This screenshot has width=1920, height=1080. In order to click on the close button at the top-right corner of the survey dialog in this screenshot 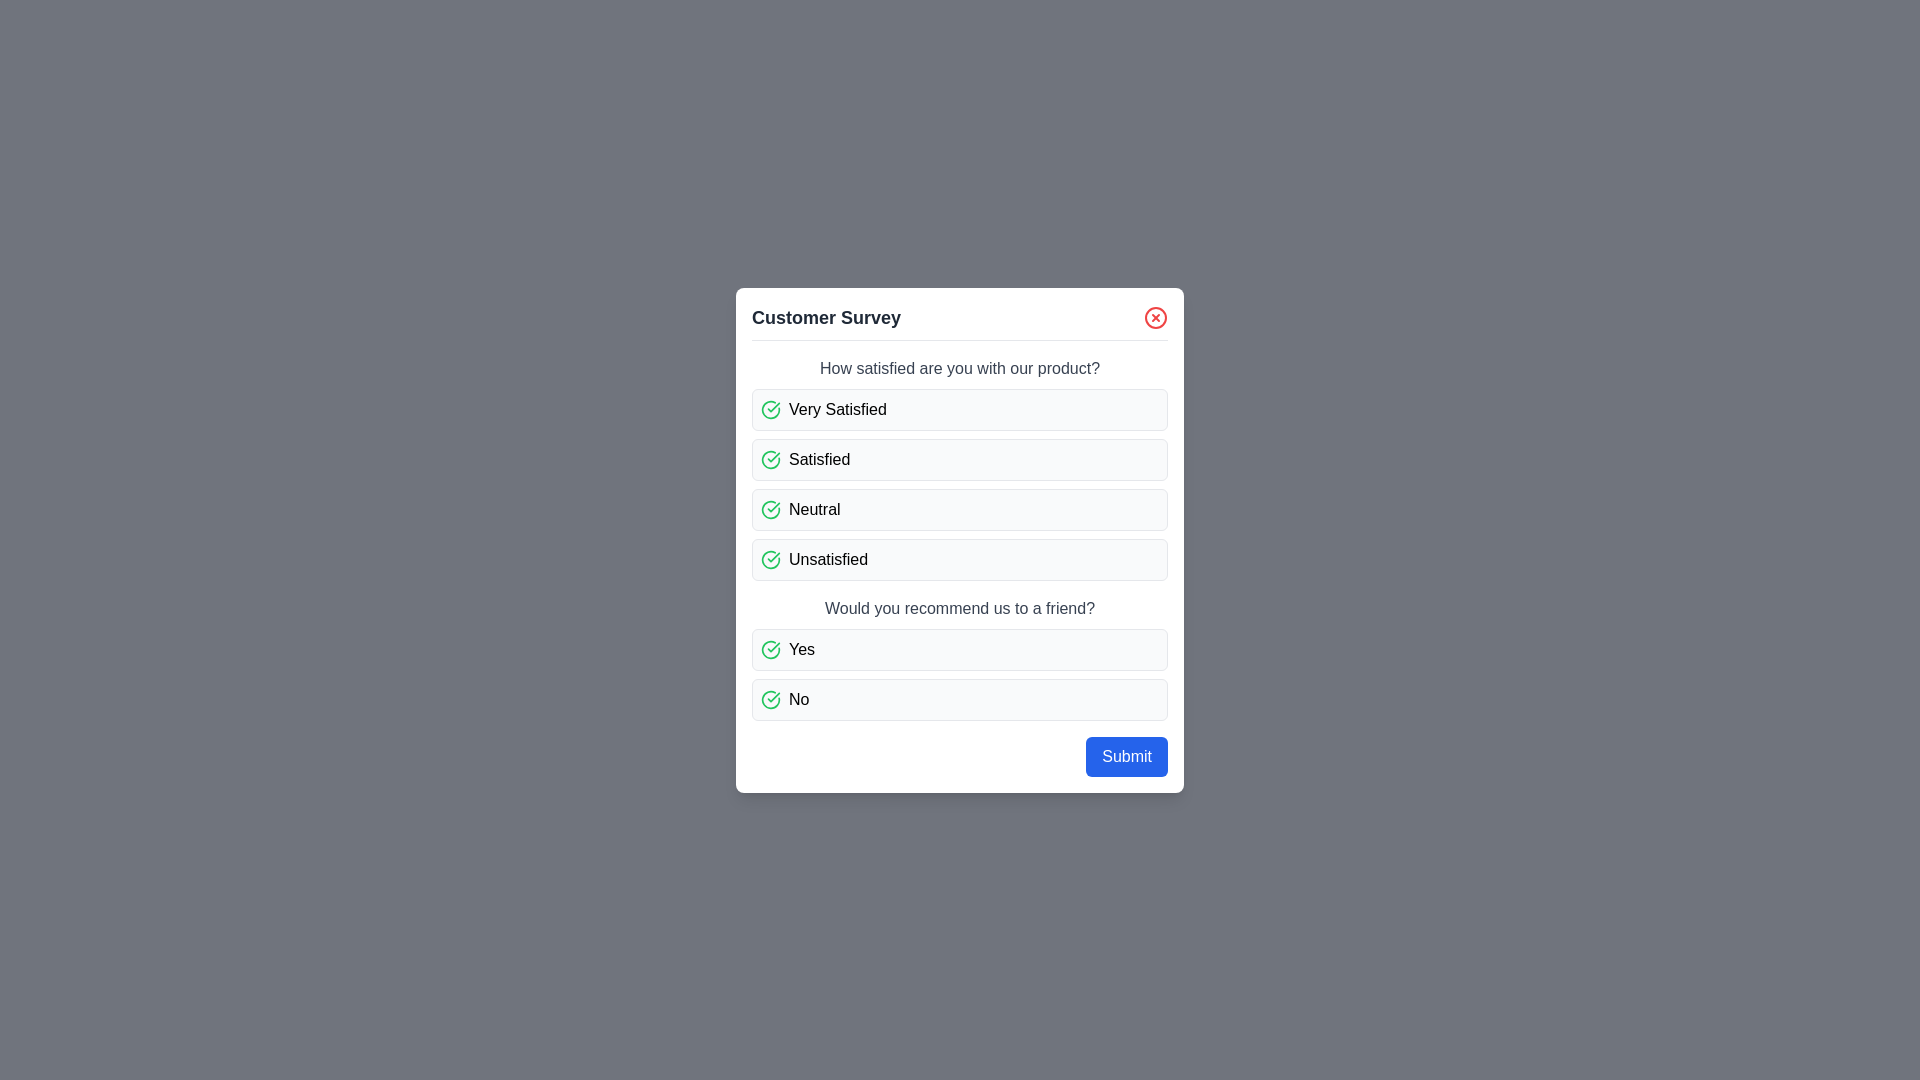, I will do `click(1156, 316)`.